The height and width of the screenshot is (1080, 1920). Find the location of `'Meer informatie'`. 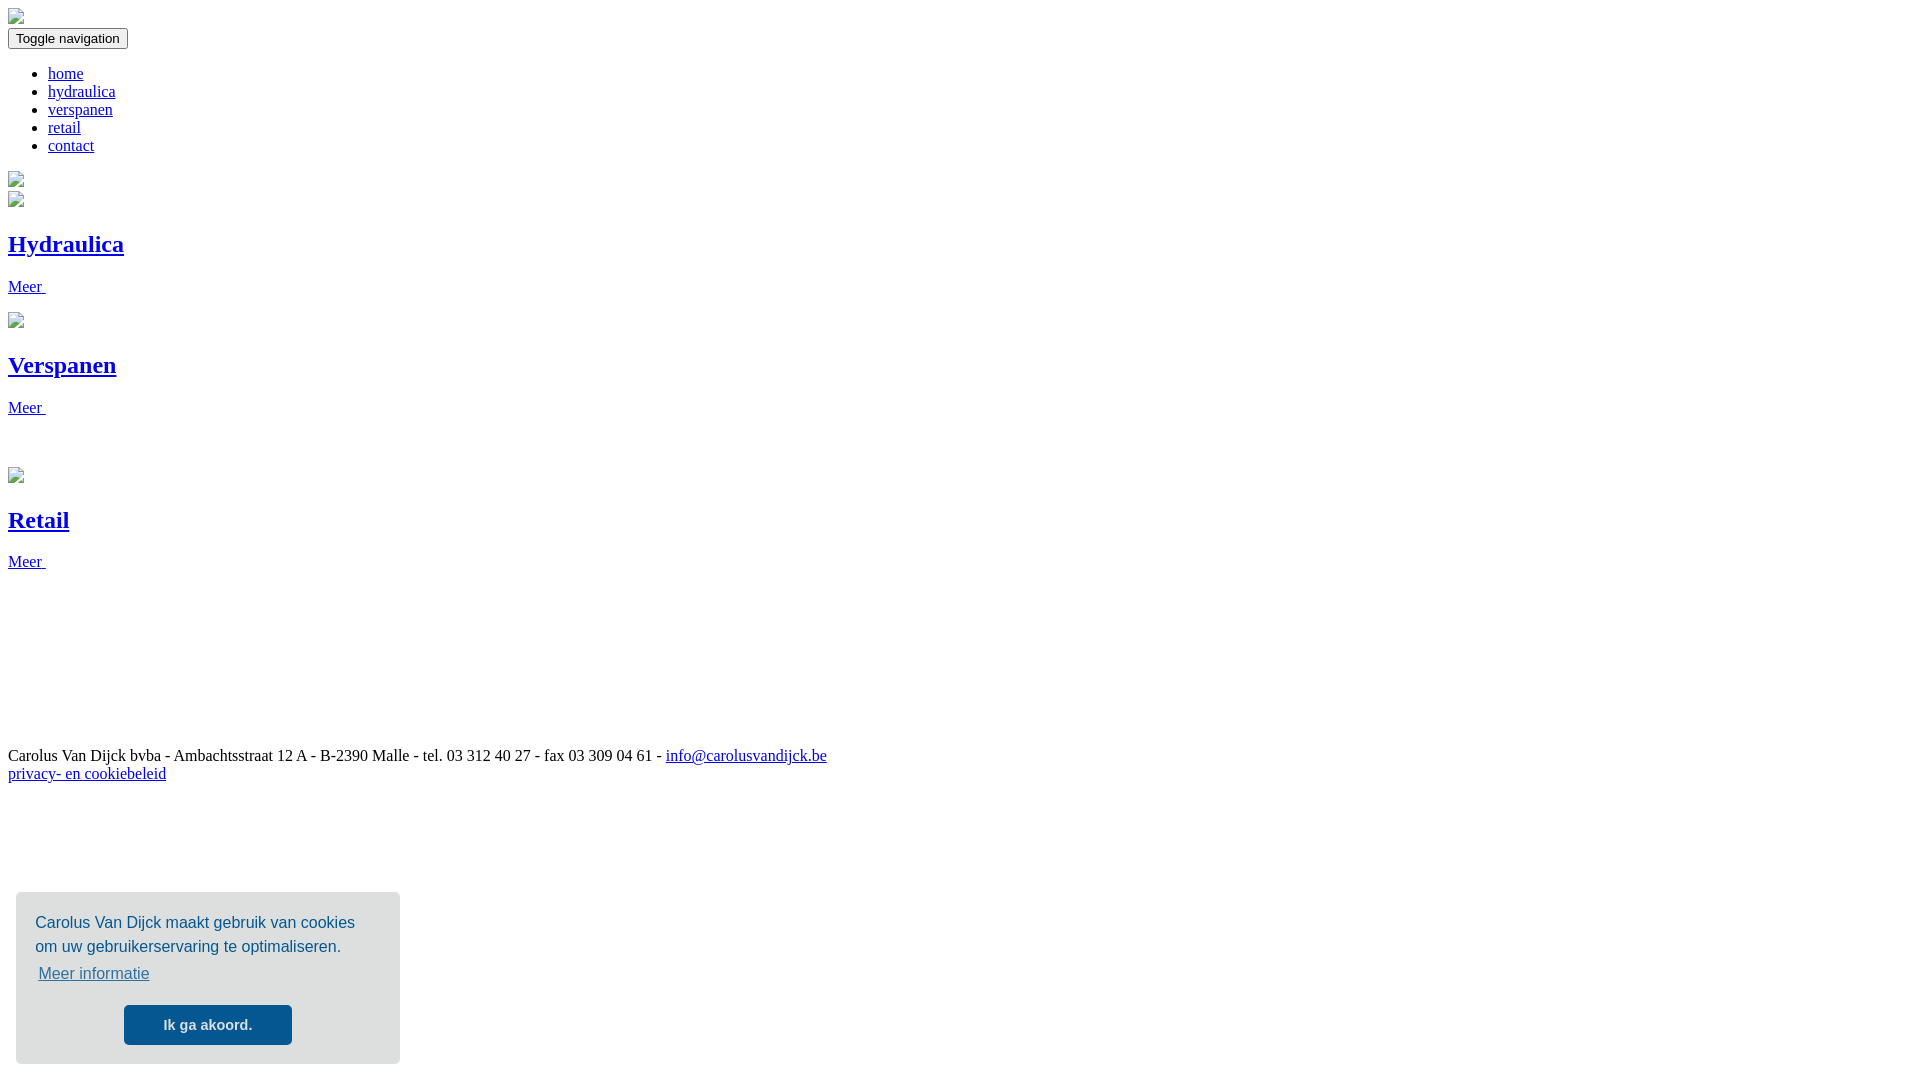

'Meer informatie' is located at coordinates (93, 973).